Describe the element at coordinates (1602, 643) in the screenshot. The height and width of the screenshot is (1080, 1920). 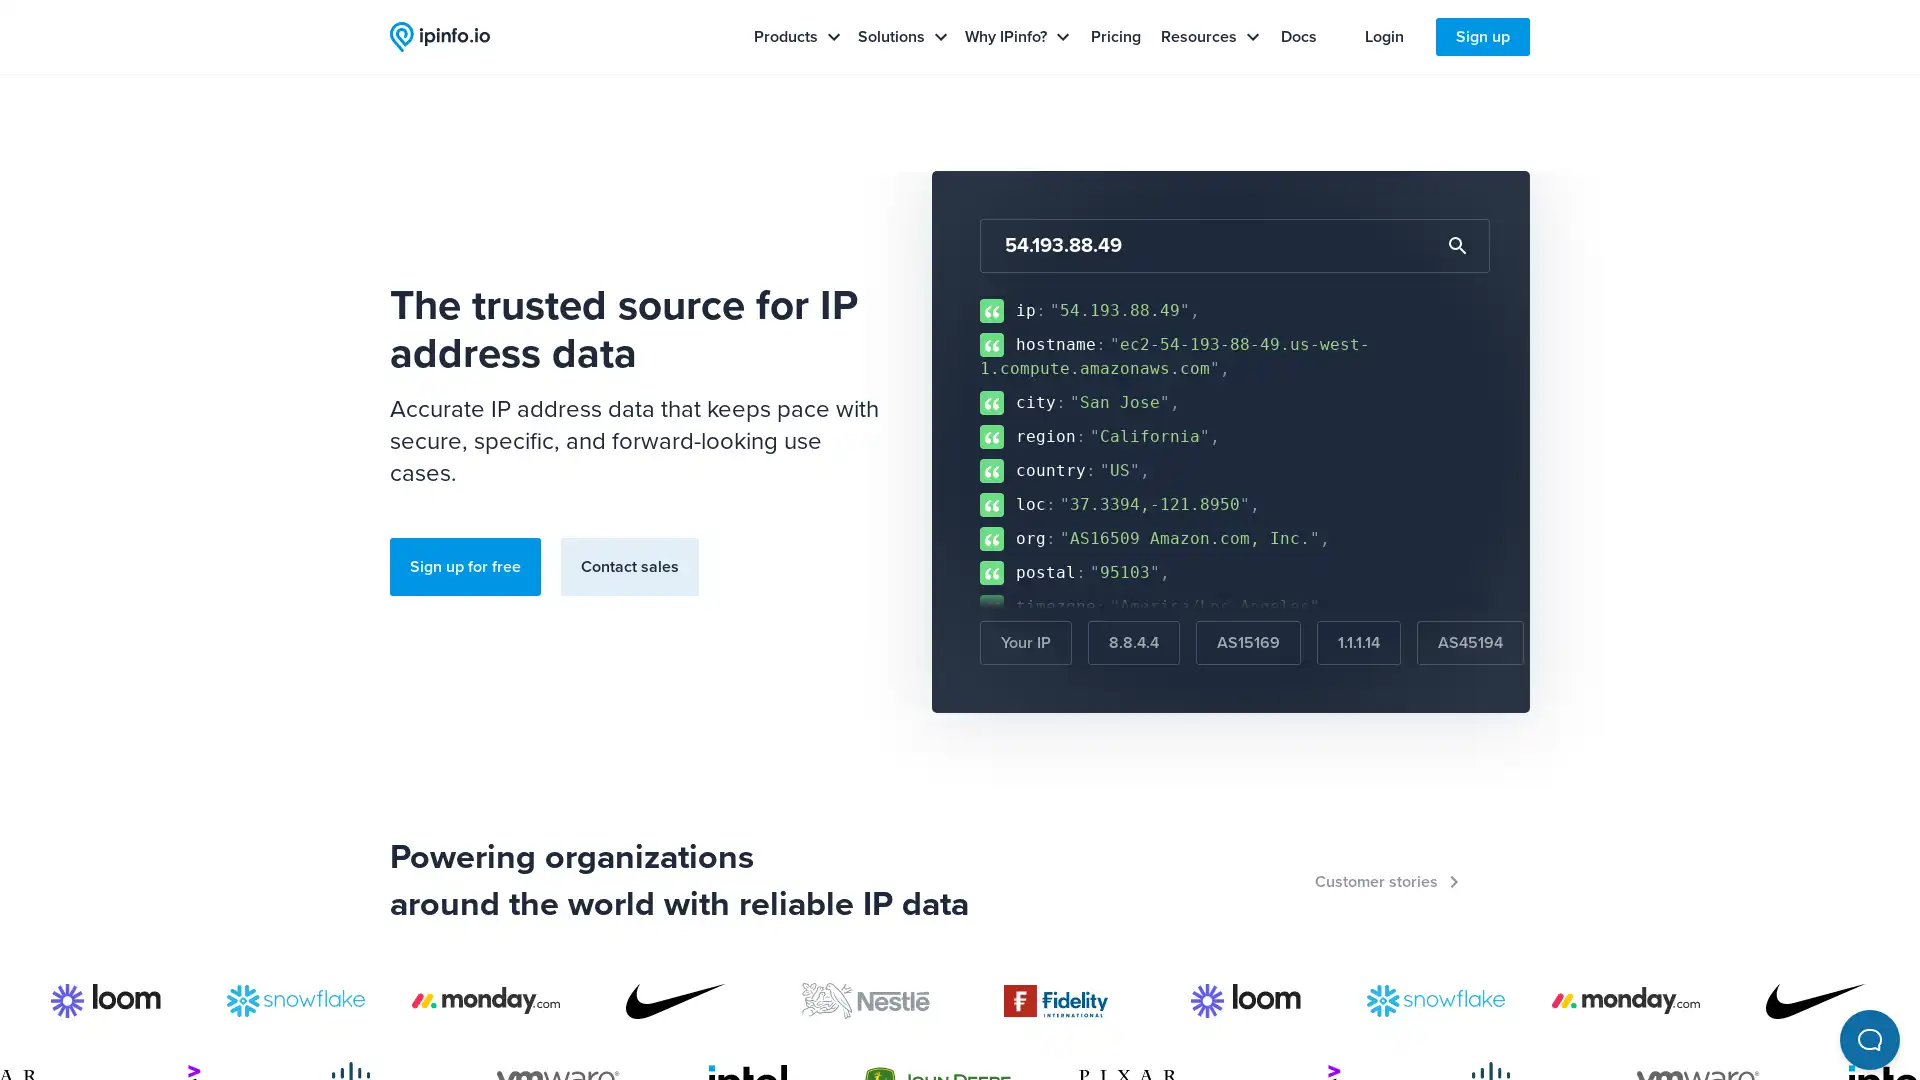
I see `68.87.41.40` at that location.